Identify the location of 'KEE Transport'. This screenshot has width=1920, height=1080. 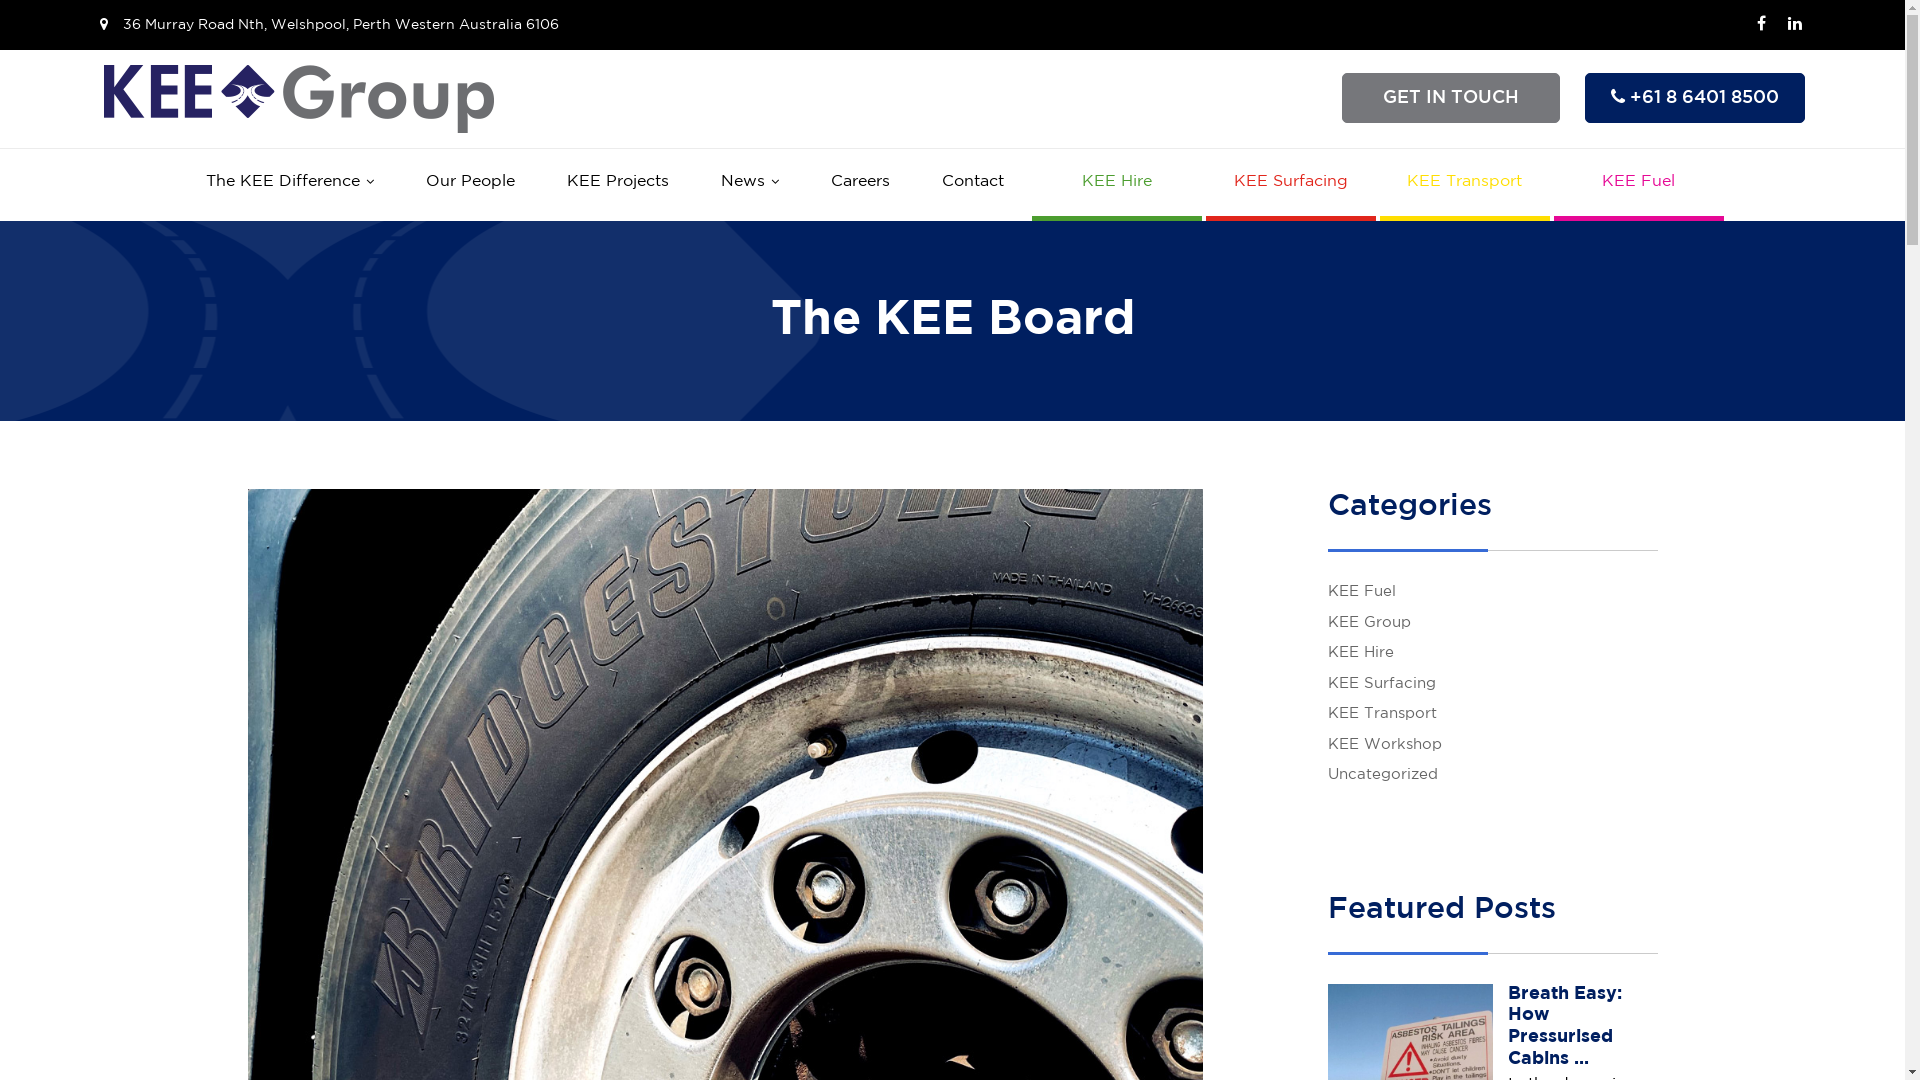
(1381, 712).